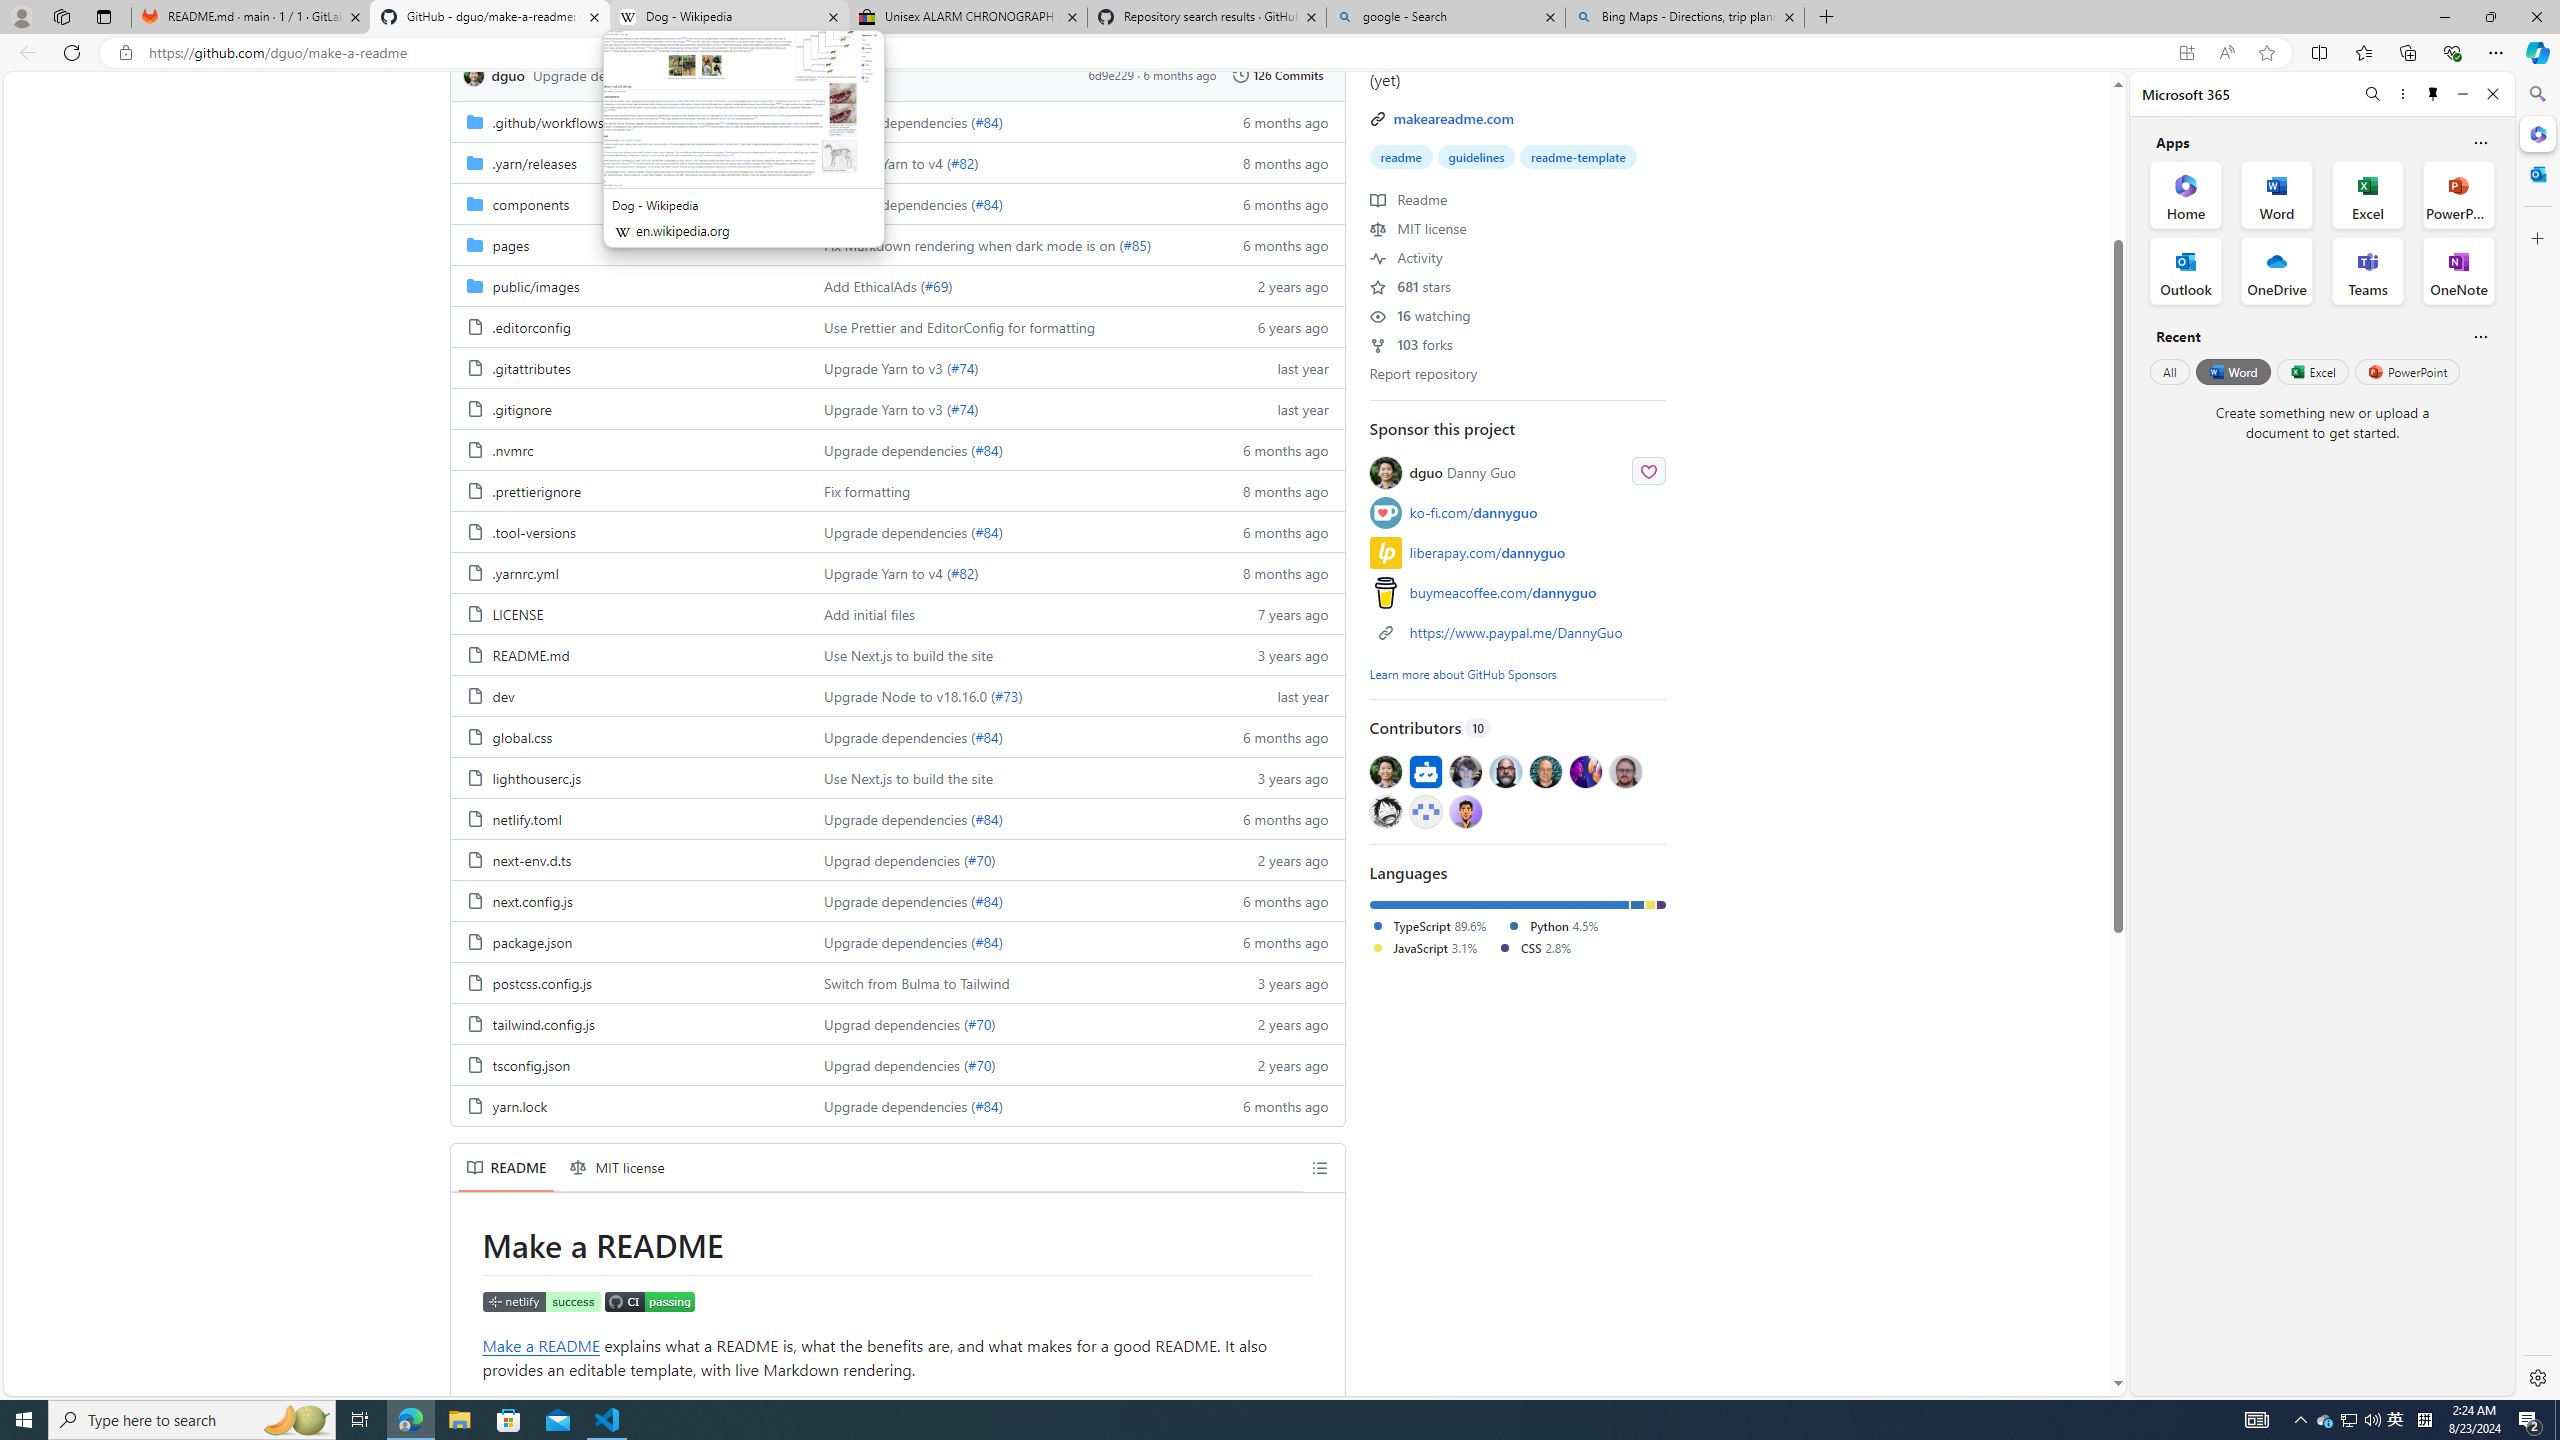  Describe the element at coordinates (523, 572) in the screenshot. I see `'.yarnrc.yml, (File)'` at that location.